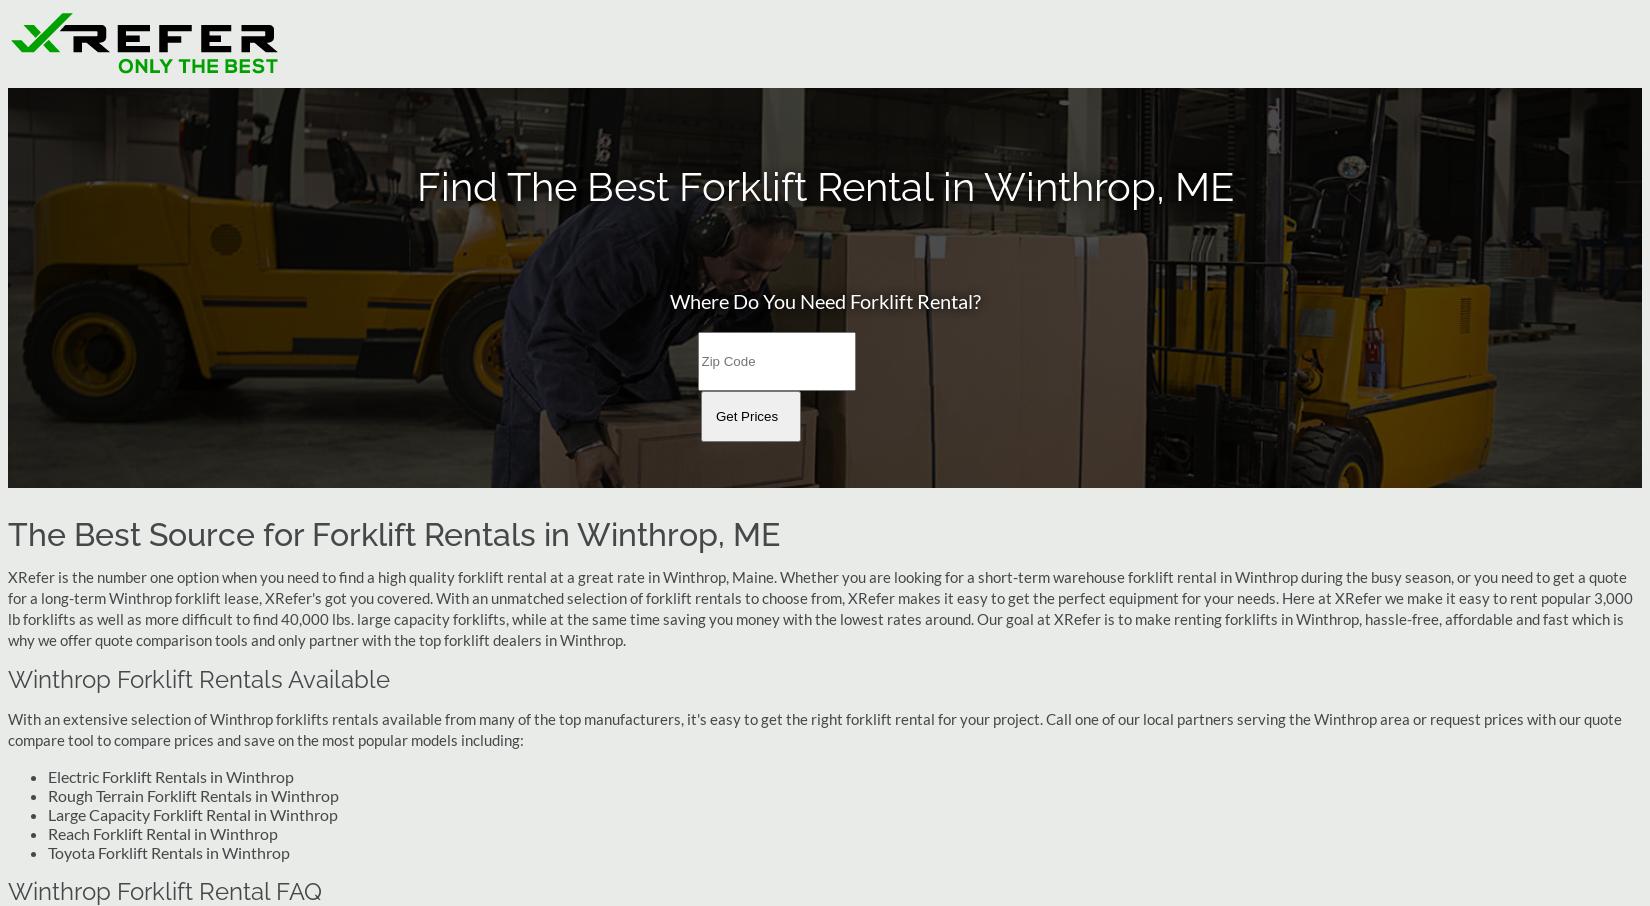 The height and width of the screenshot is (906, 1650). What do you see at coordinates (165, 891) in the screenshot?
I see `'Winthrop Forklift Rental FAQ'` at bounding box center [165, 891].